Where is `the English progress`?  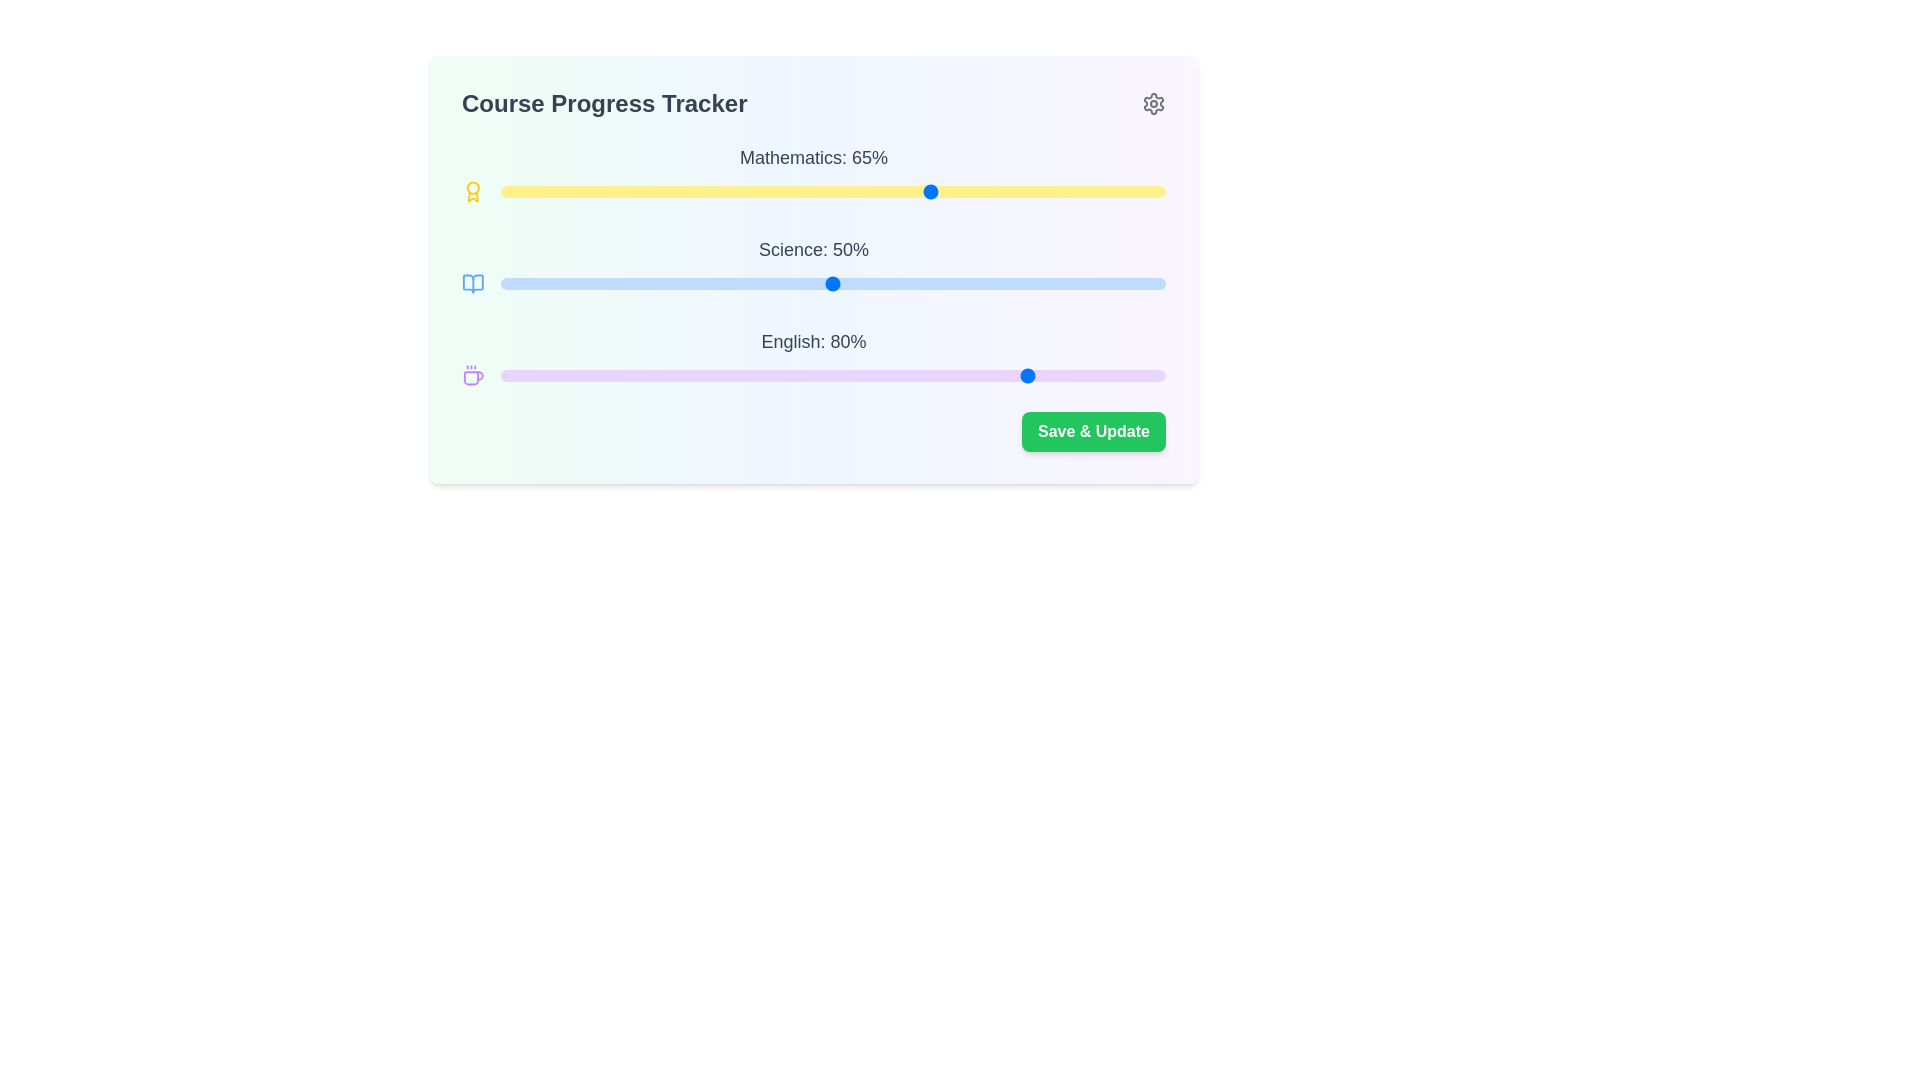 the English progress is located at coordinates (1139, 375).